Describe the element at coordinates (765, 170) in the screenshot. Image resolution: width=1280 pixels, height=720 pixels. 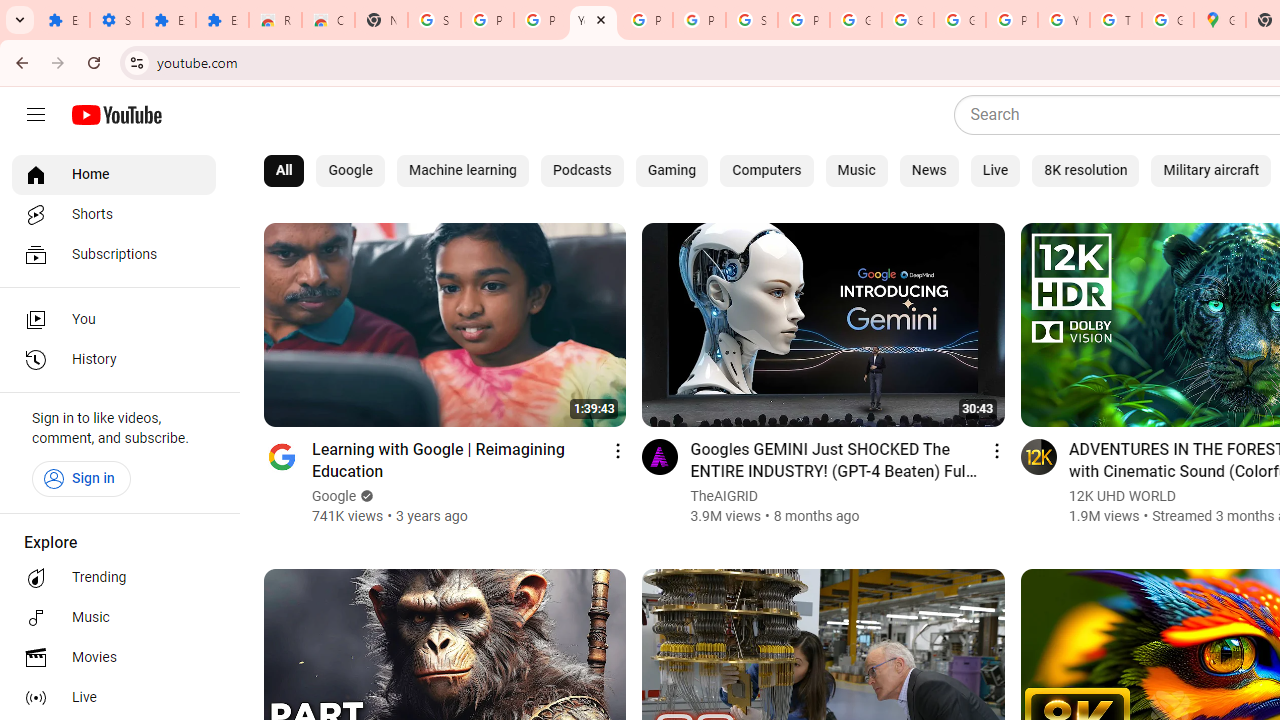
I see `'Computers'` at that location.